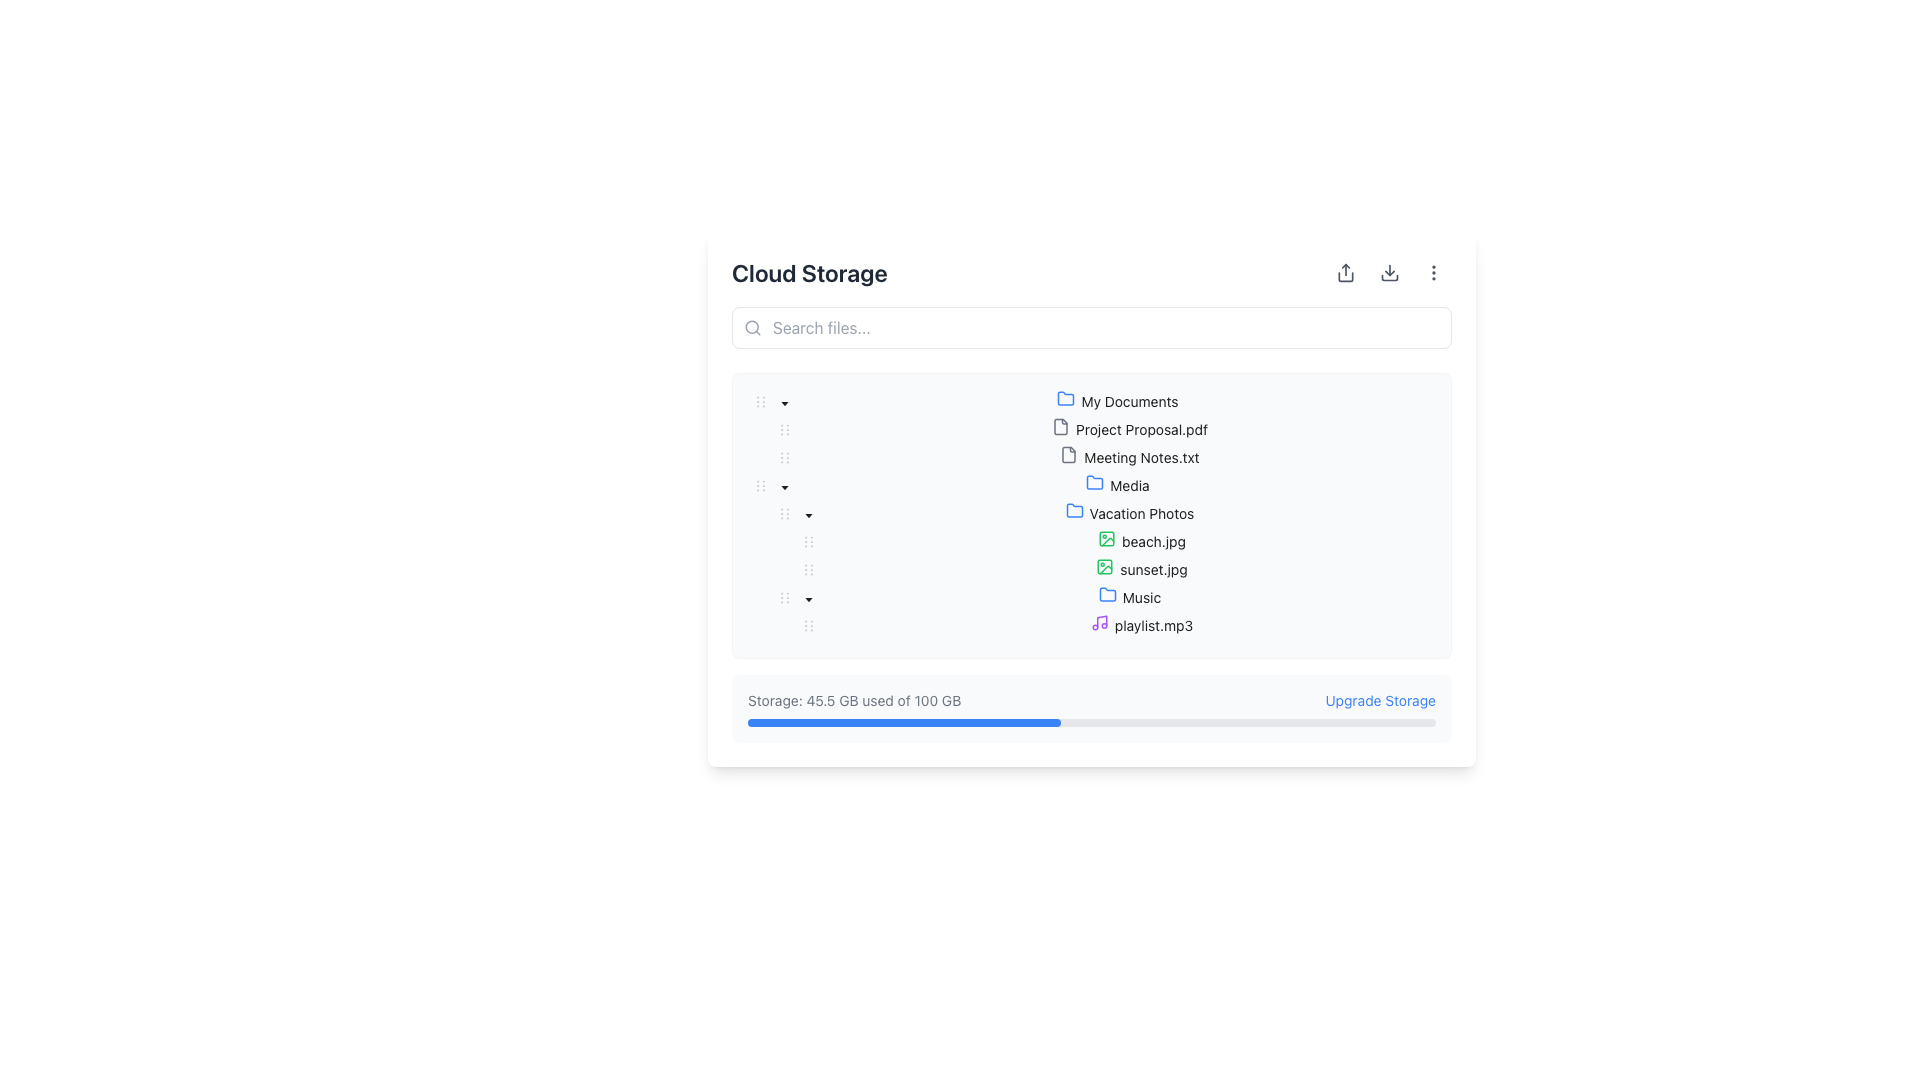 The height and width of the screenshot is (1080, 1920). What do you see at coordinates (1068, 455) in the screenshot?
I see `the SVG icon resembling a document or file, located immediately to the left of the 'Meeting Notes.txt' label` at bounding box center [1068, 455].